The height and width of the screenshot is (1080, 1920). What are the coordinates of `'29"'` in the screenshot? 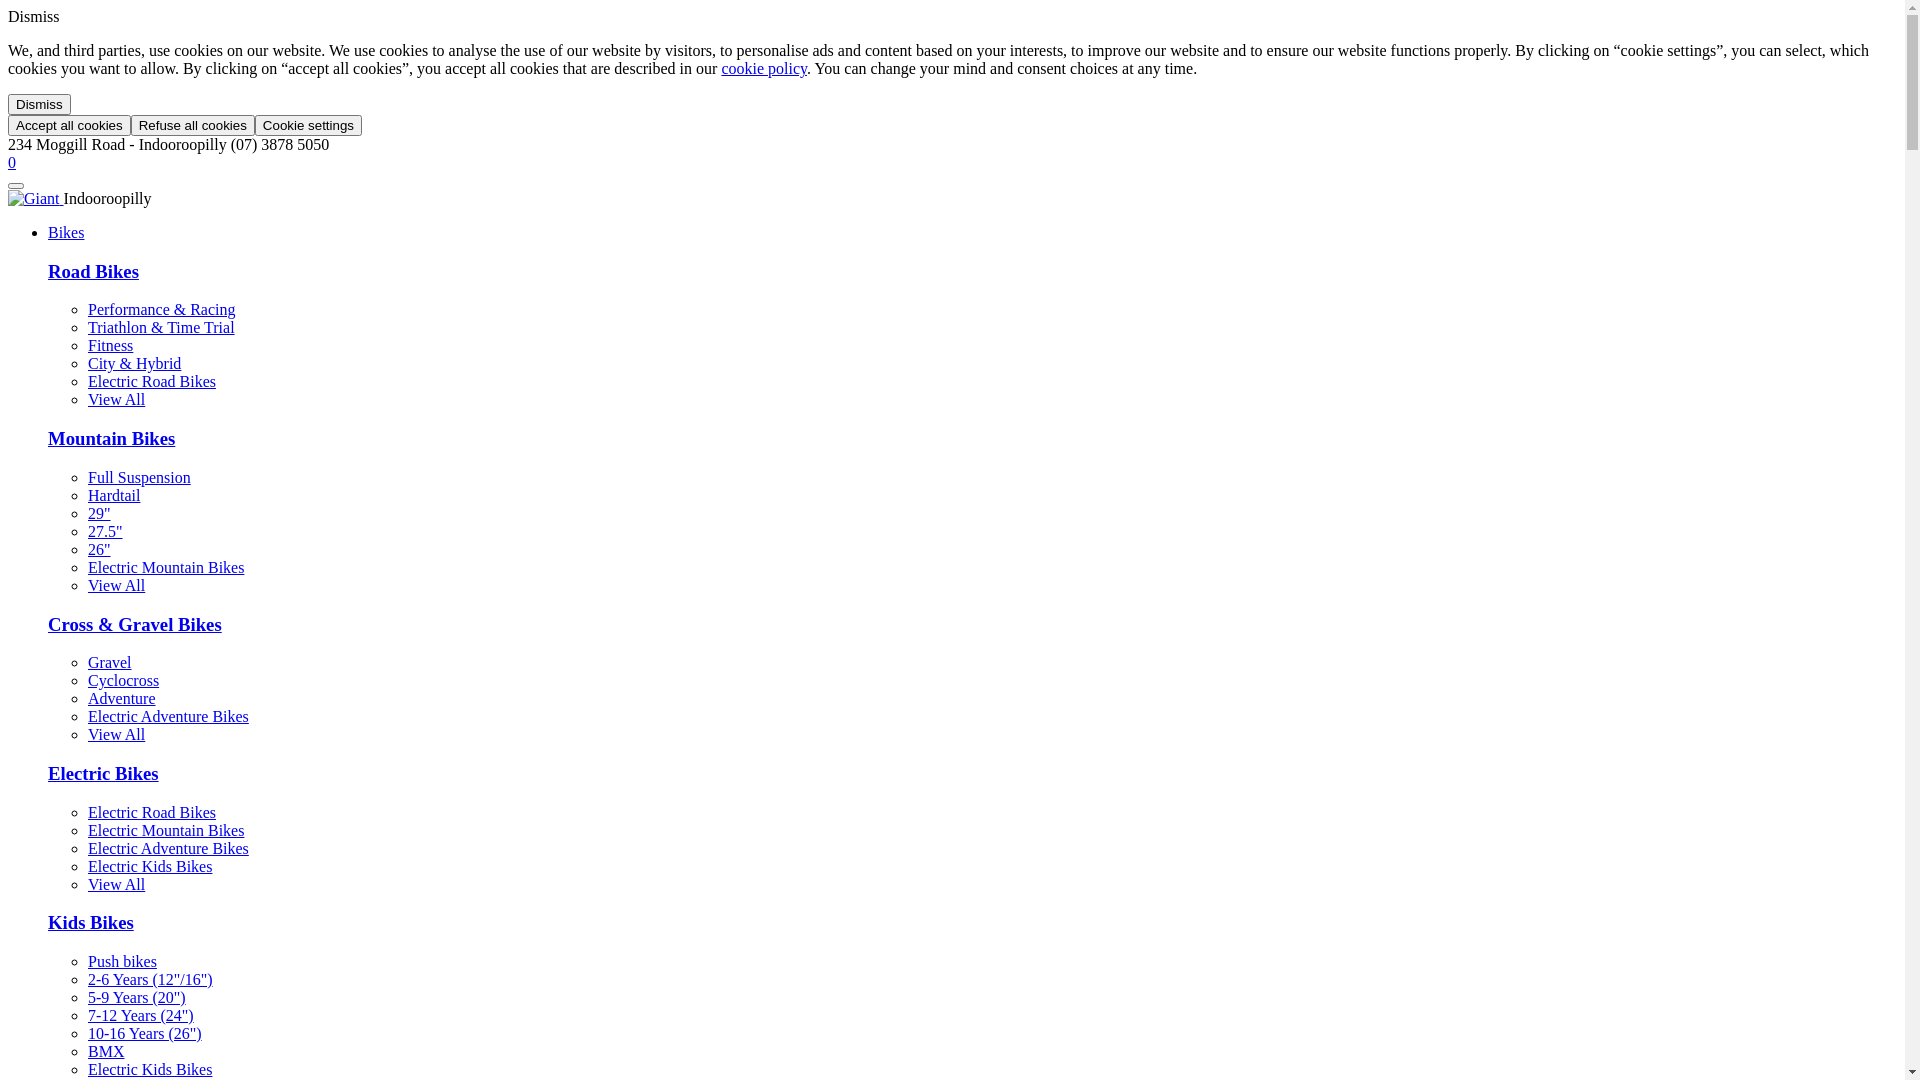 It's located at (98, 512).